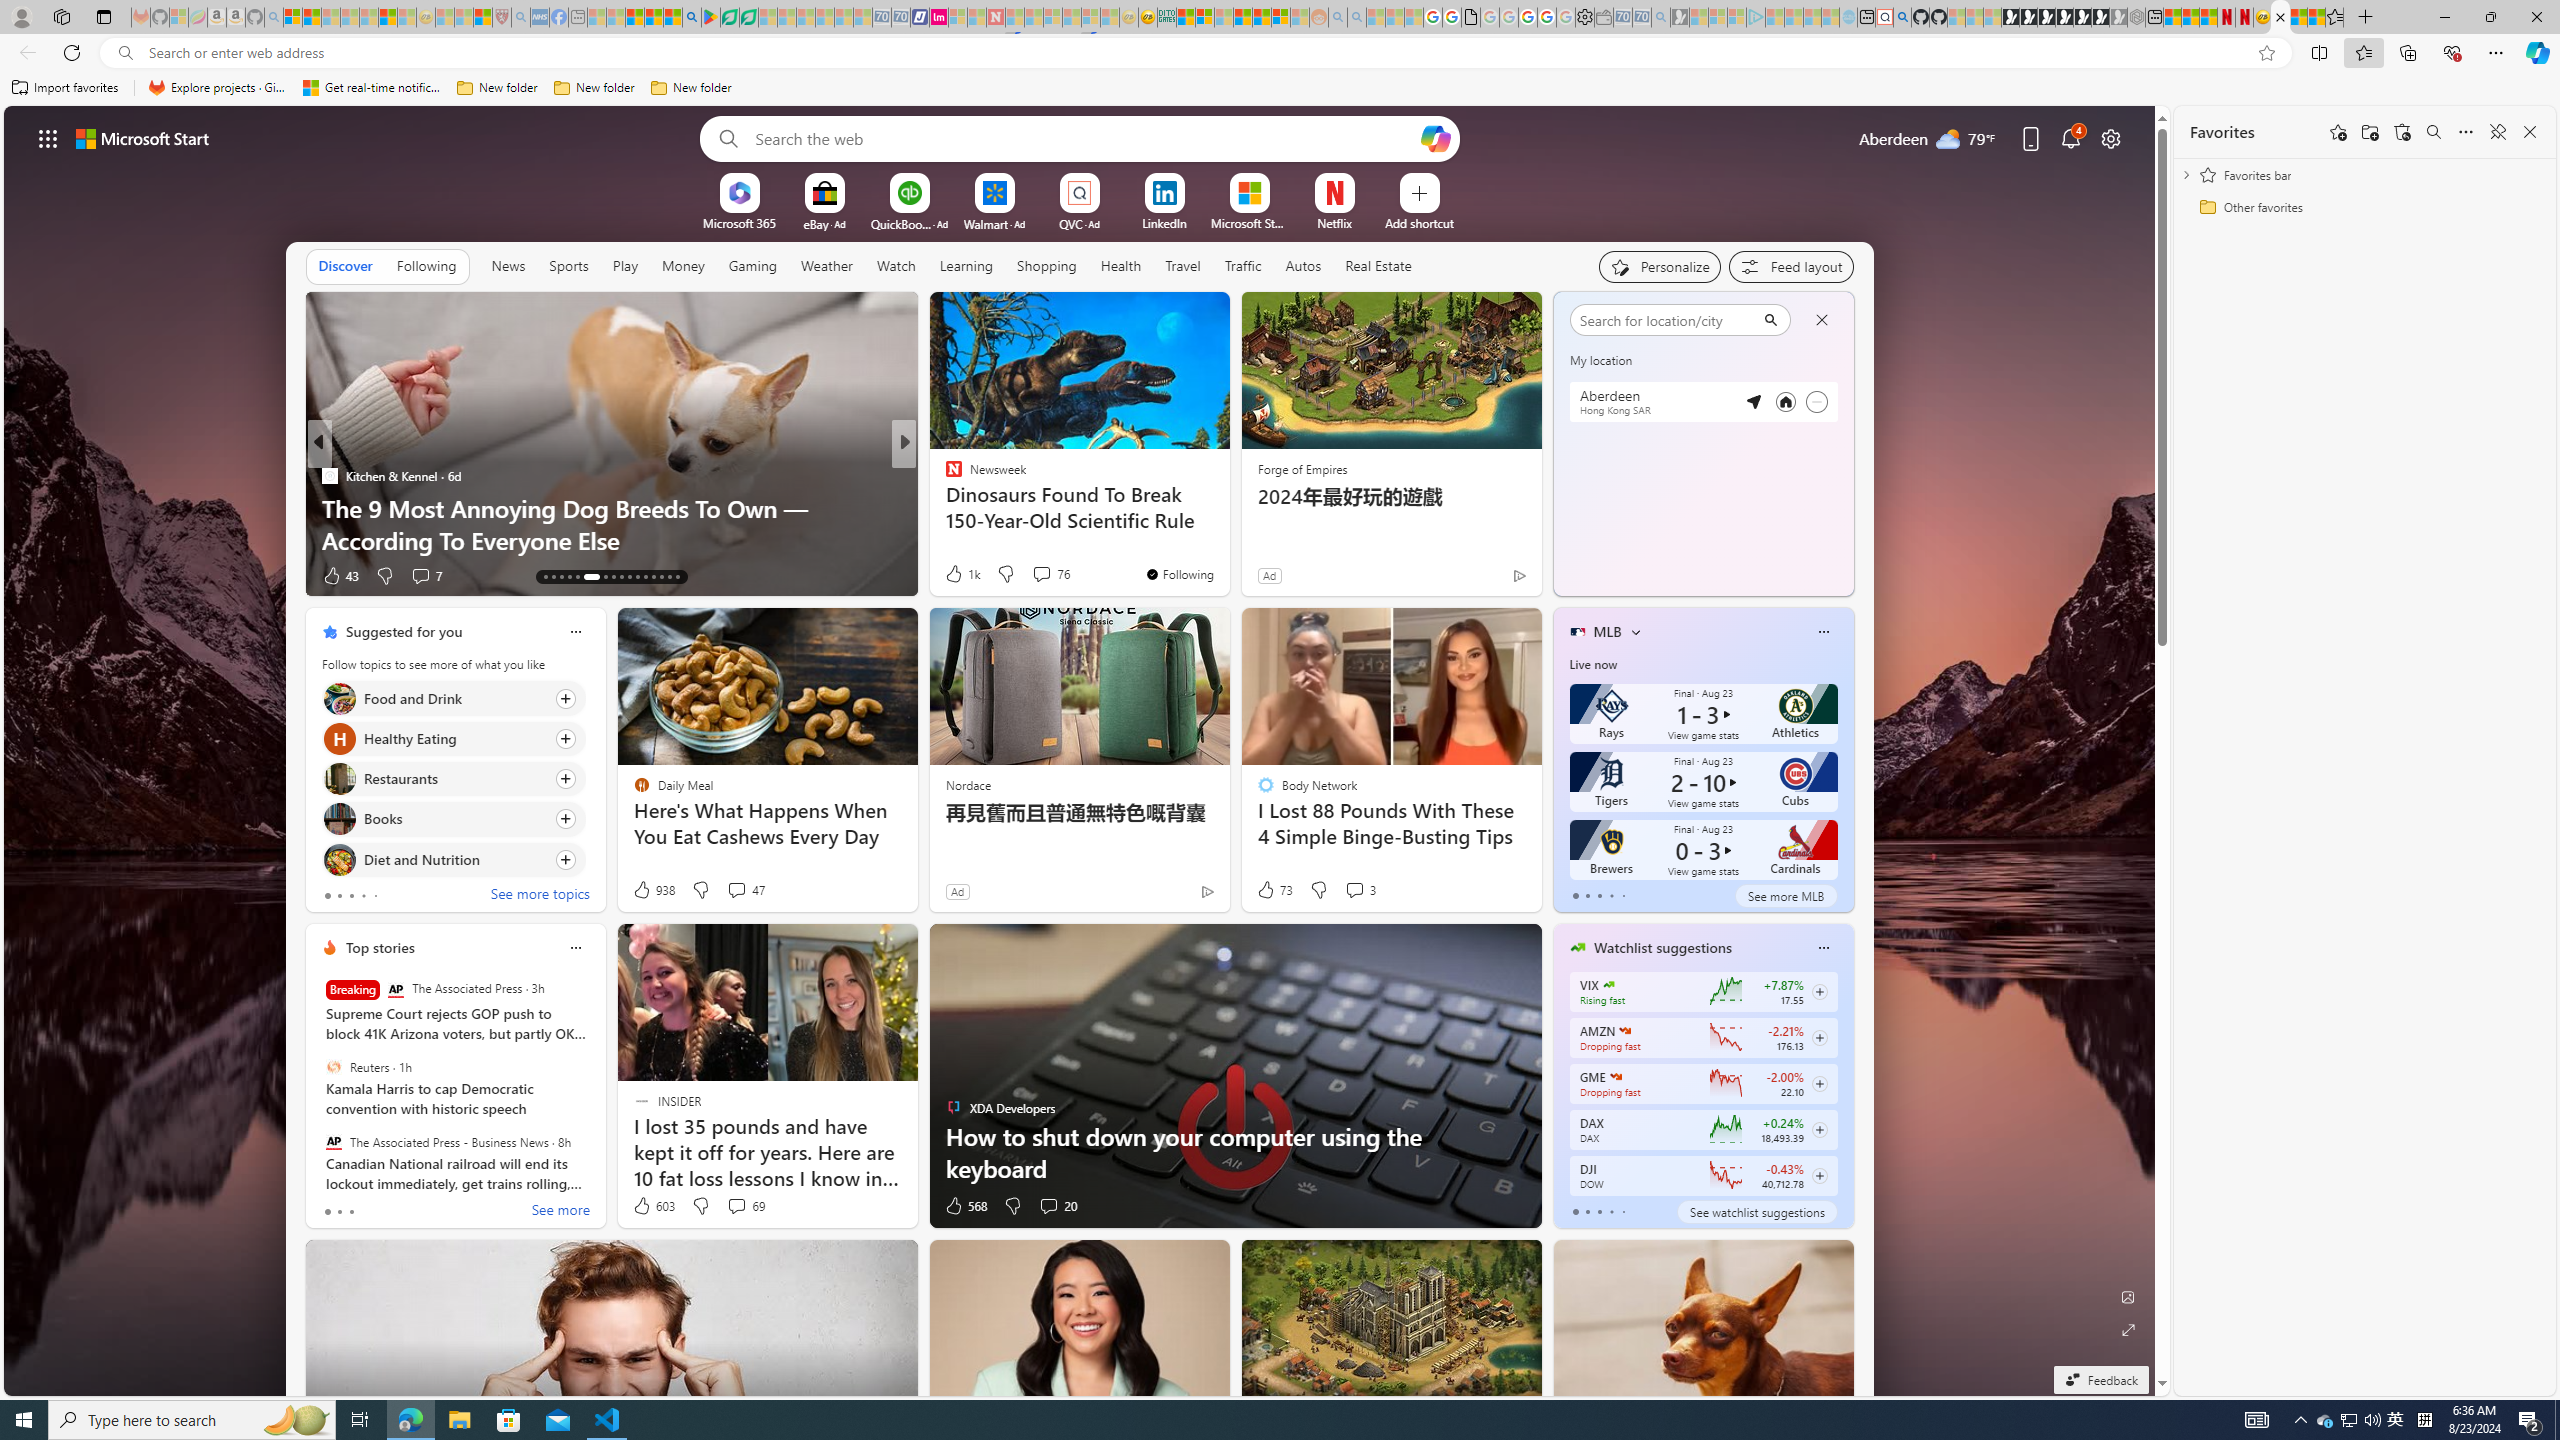  Describe the element at coordinates (955, 575) in the screenshot. I see `'85 Like'` at that location.